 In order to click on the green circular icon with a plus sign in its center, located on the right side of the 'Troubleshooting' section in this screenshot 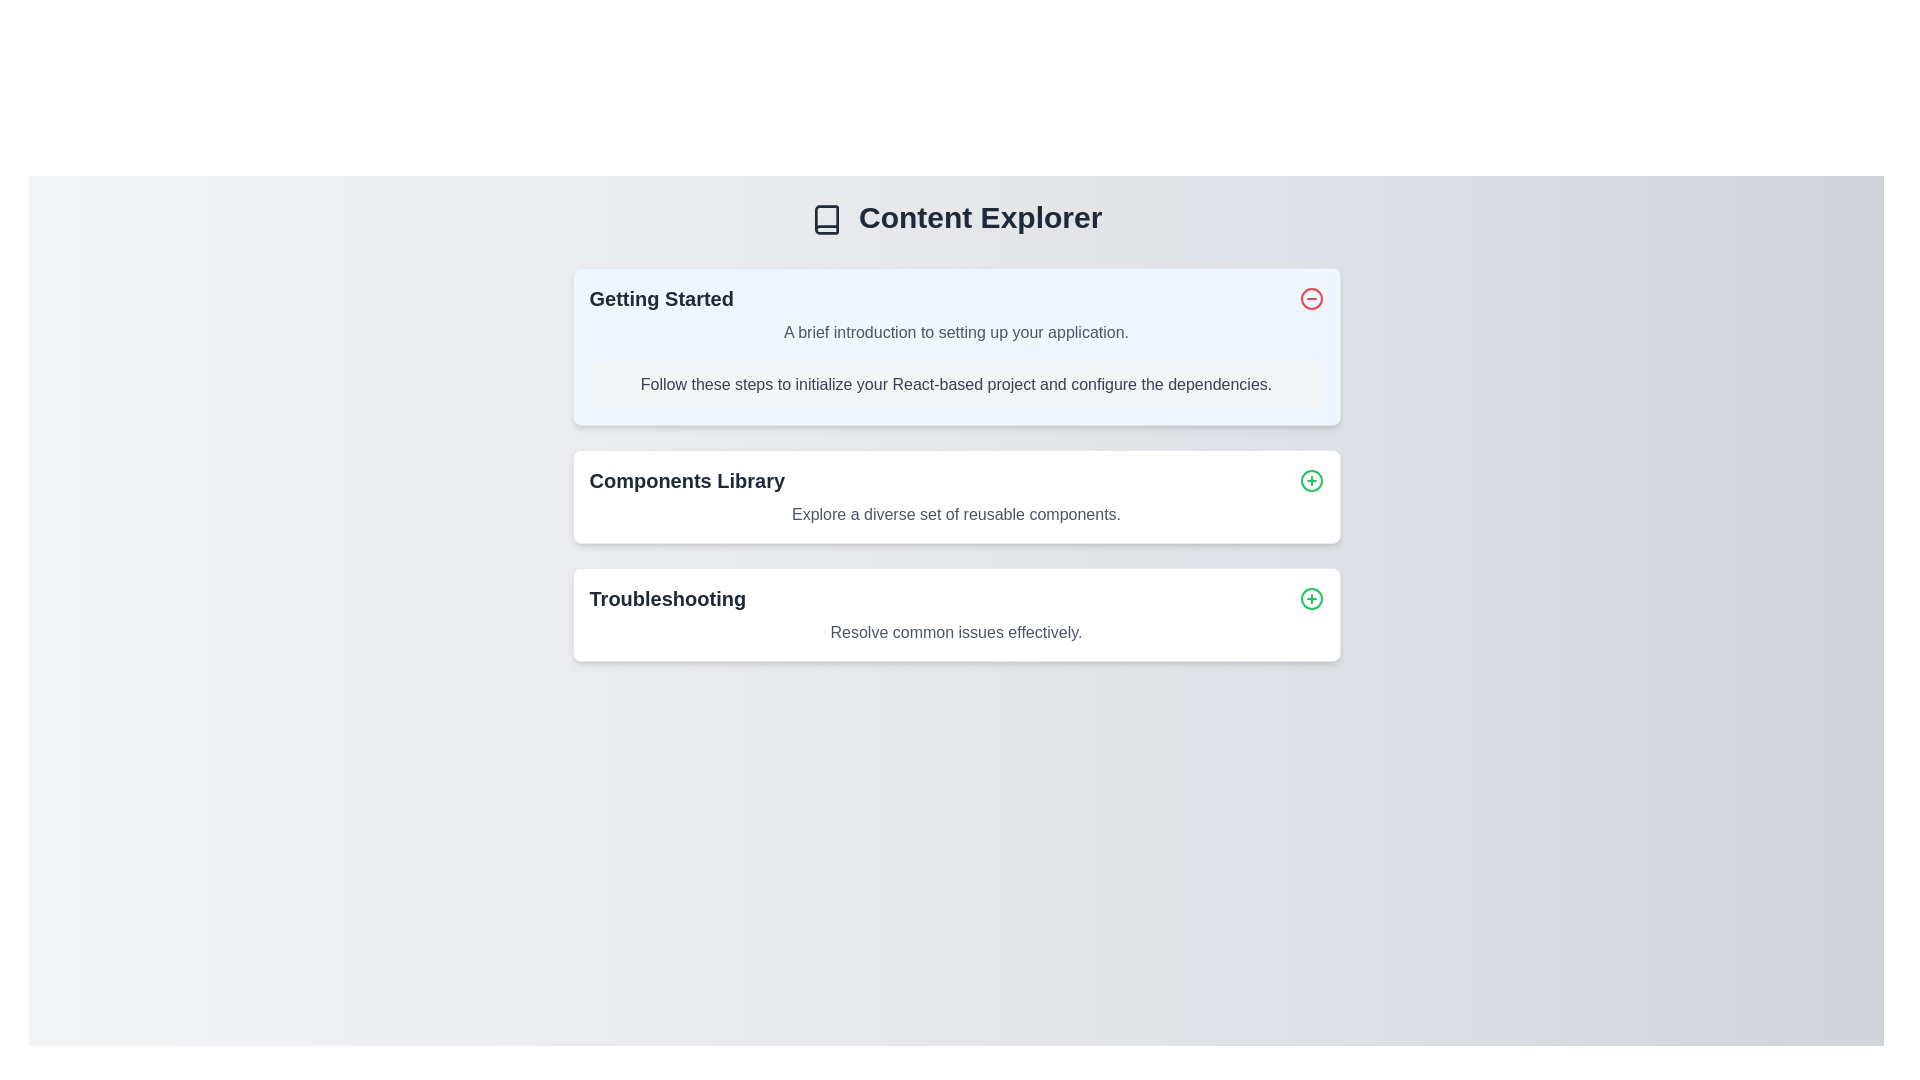, I will do `click(1311, 598)`.